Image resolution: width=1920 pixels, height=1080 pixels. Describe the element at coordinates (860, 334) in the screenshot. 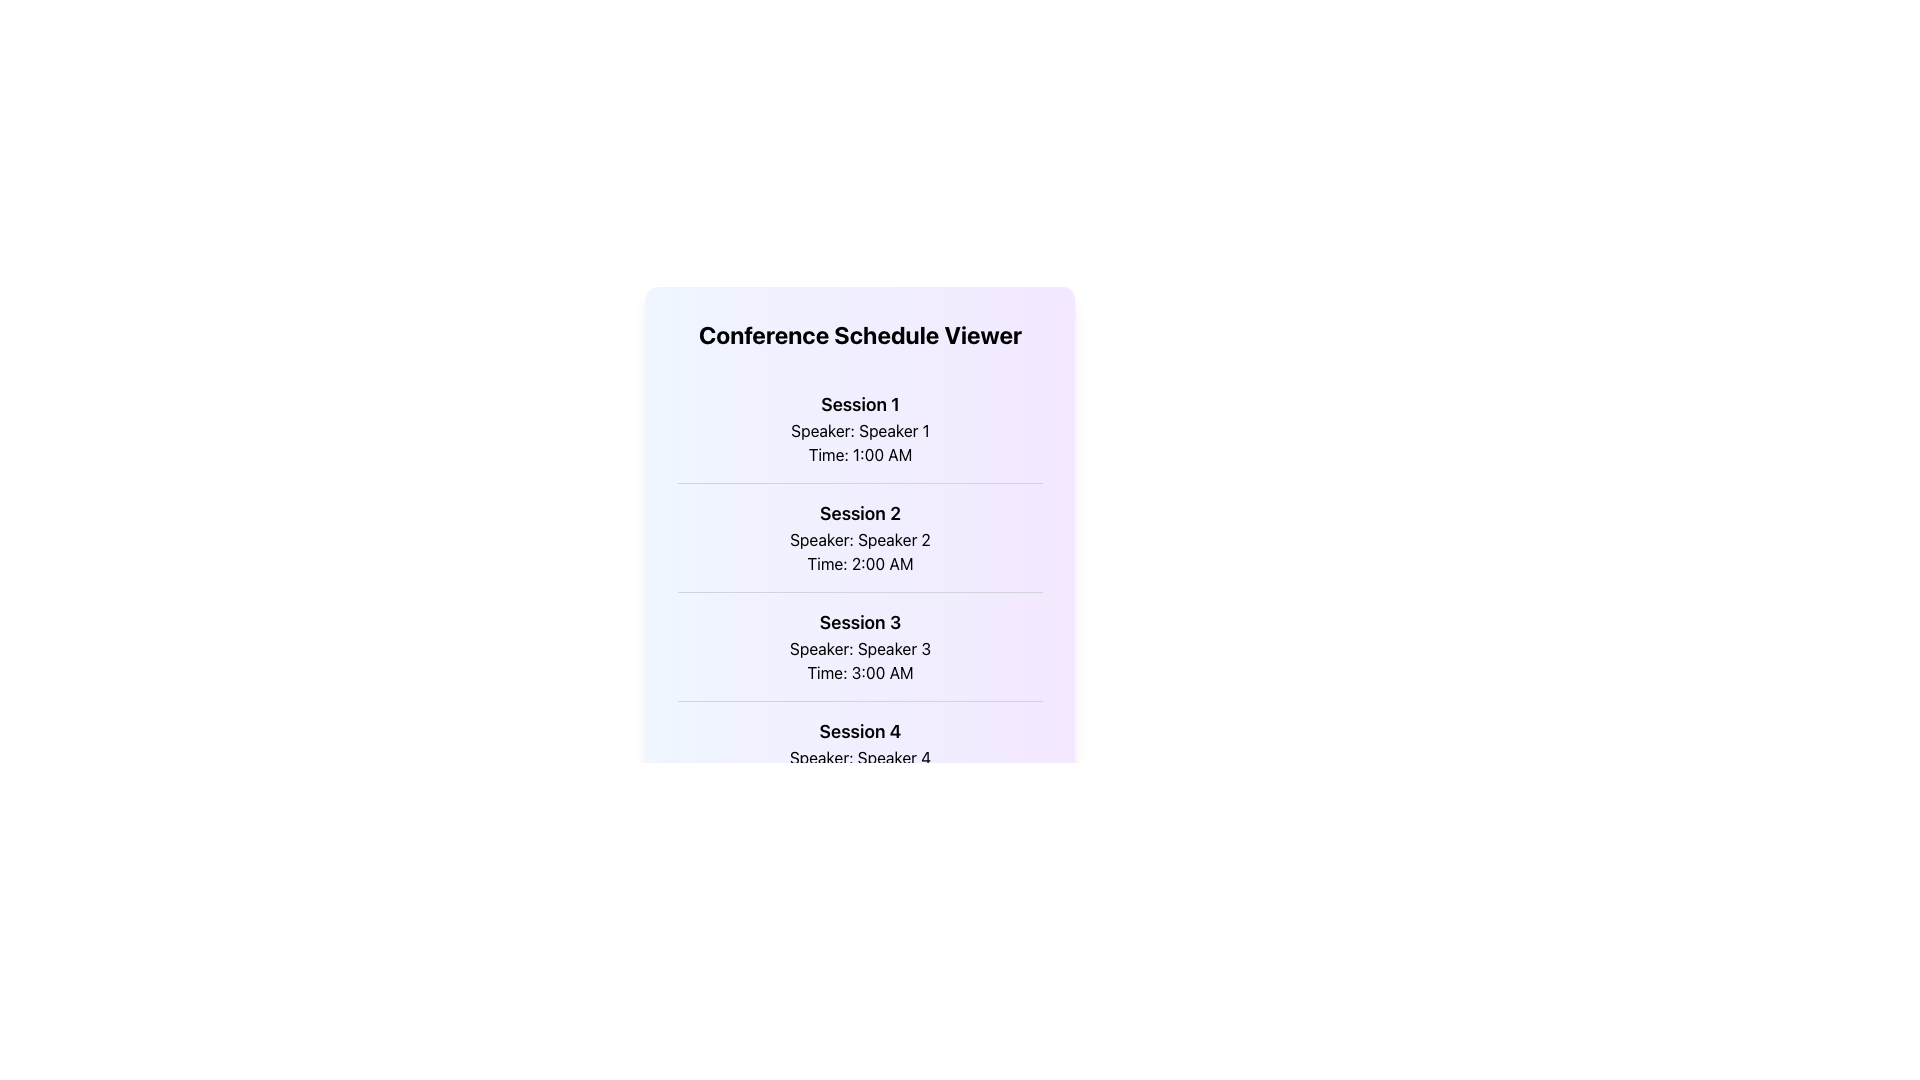

I see `the header element that indicates the content pertains to the 'Conference Schedule Viewer'` at that location.